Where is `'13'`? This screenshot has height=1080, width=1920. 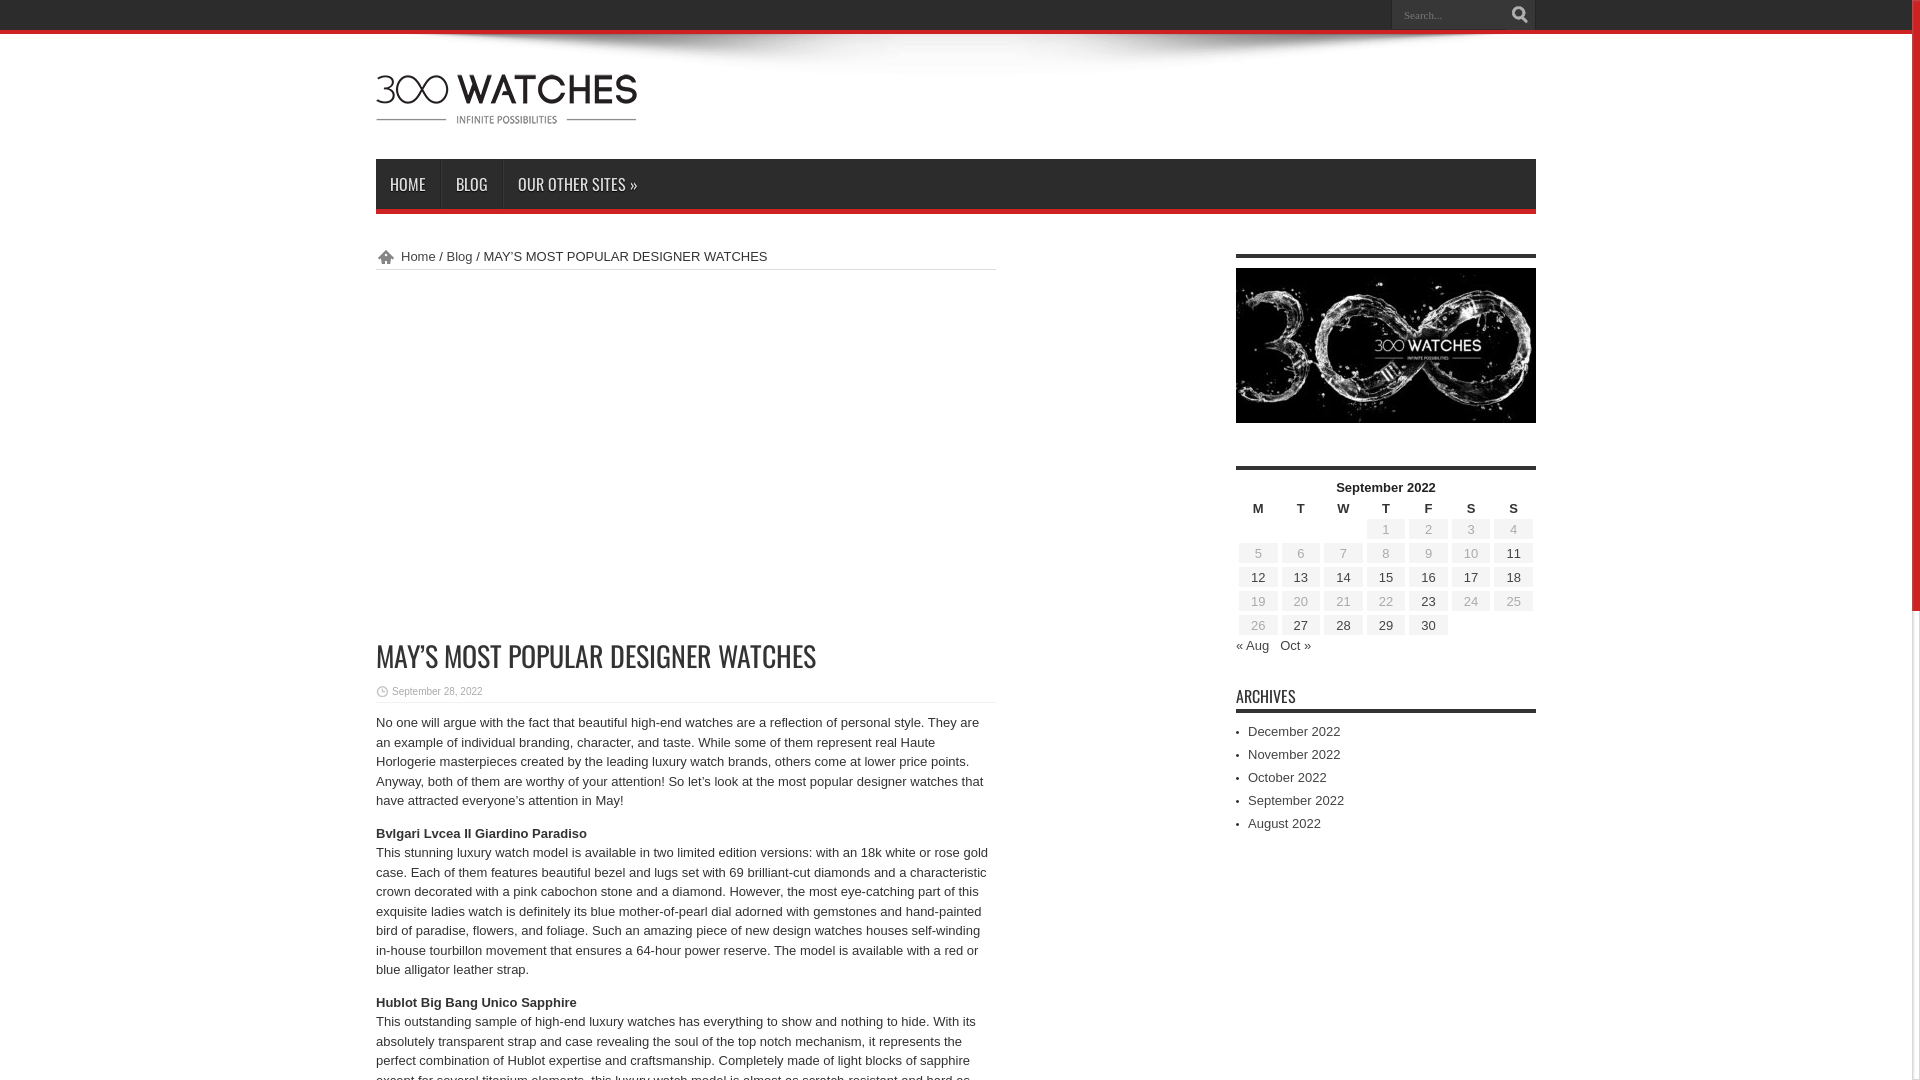 '13' is located at coordinates (1300, 577).